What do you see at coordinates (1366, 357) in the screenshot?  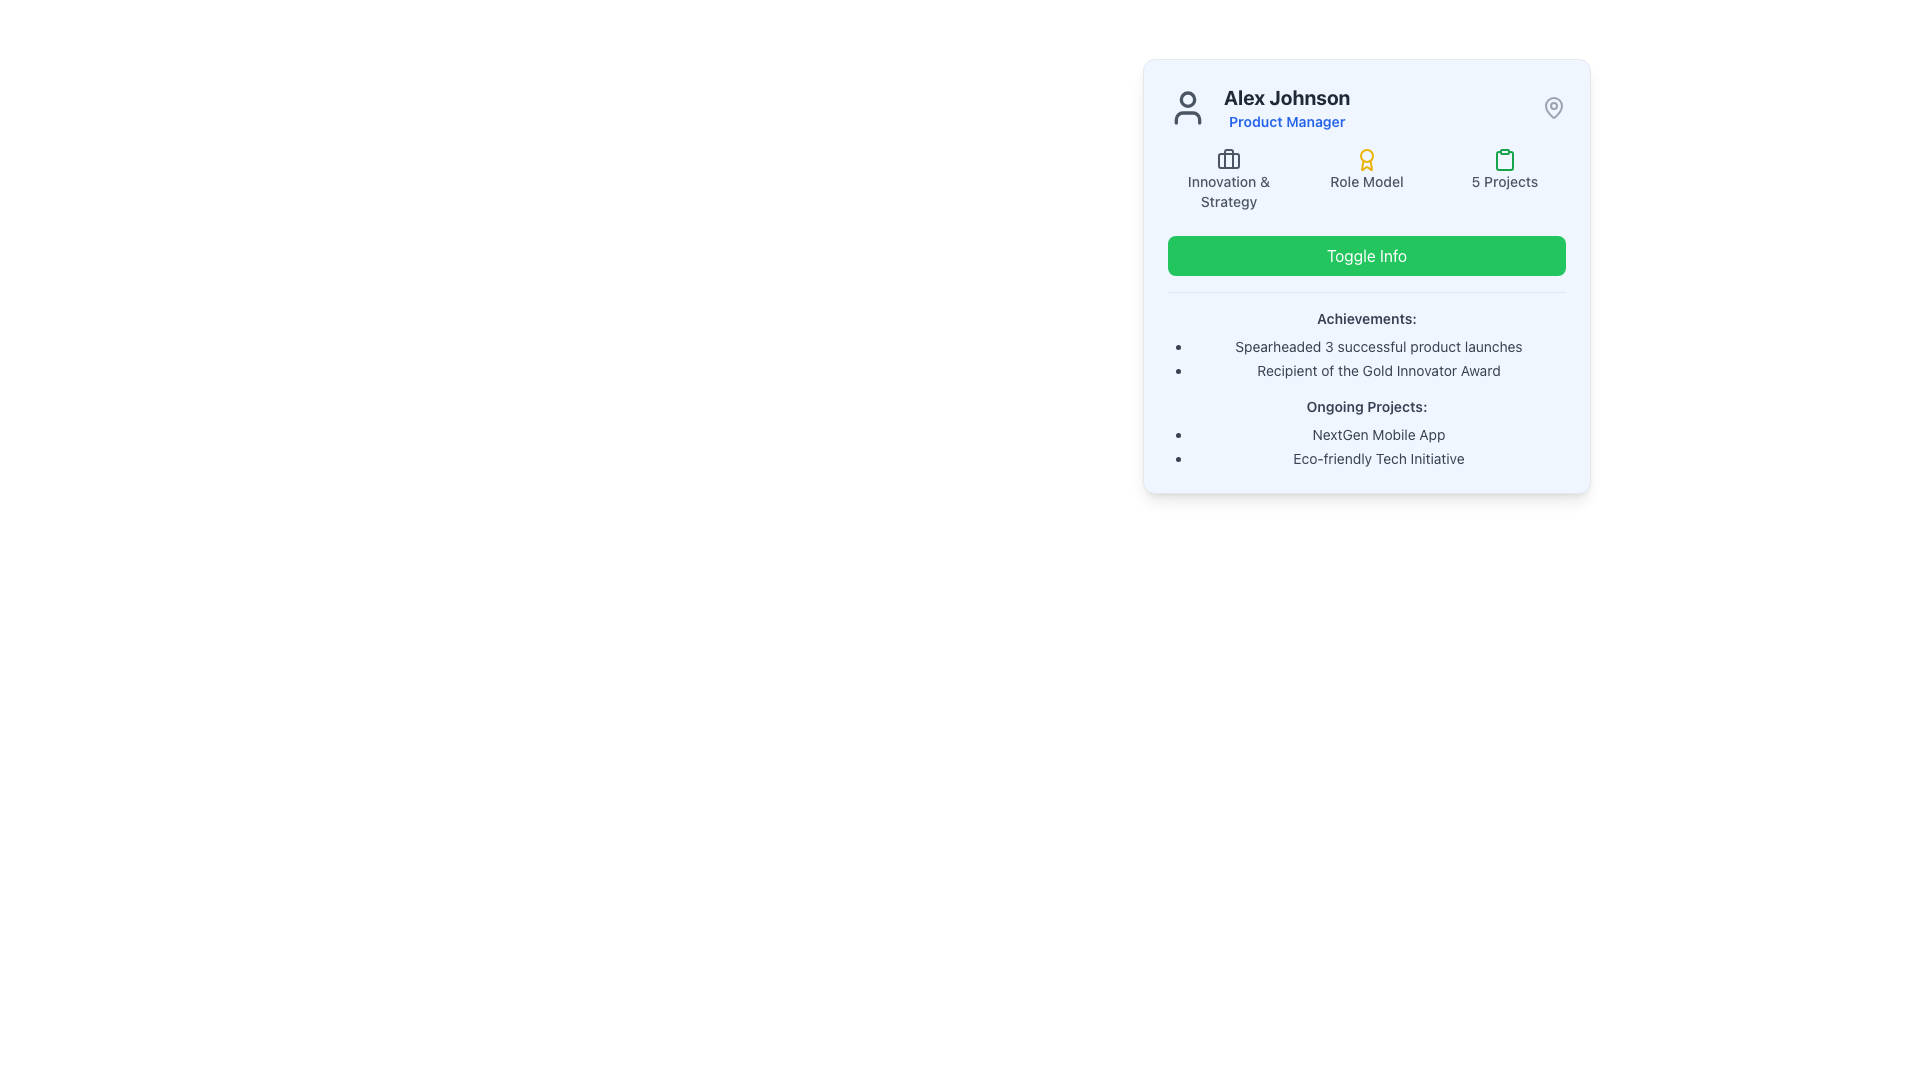 I see `information displayed in the second achievement list item under the 'Achievements' section of the profile card` at bounding box center [1366, 357].